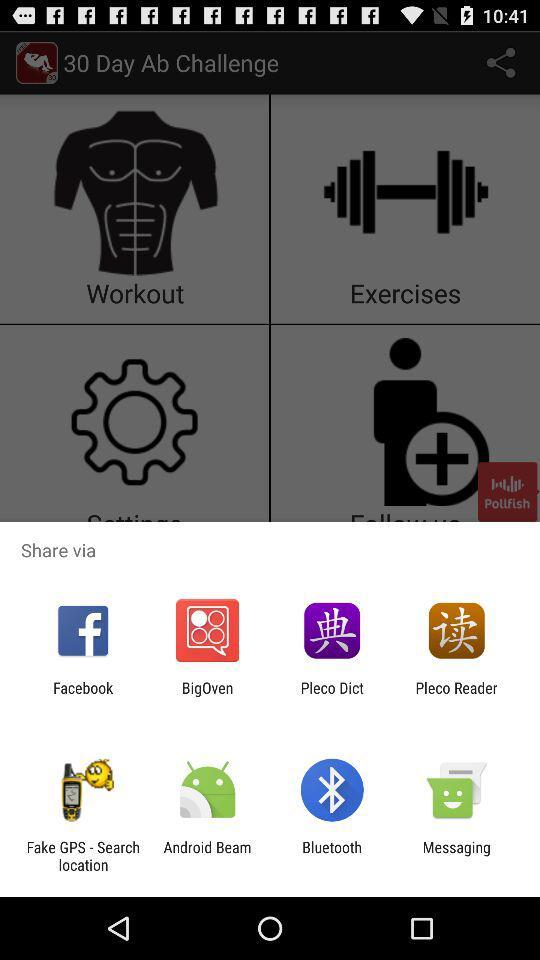 This screenshot has height=960, width=540. What do you see at coordinates (332, 696) in the screenshot?
I see `the item next to the pleco reader app` at bounding box center [332, 696].